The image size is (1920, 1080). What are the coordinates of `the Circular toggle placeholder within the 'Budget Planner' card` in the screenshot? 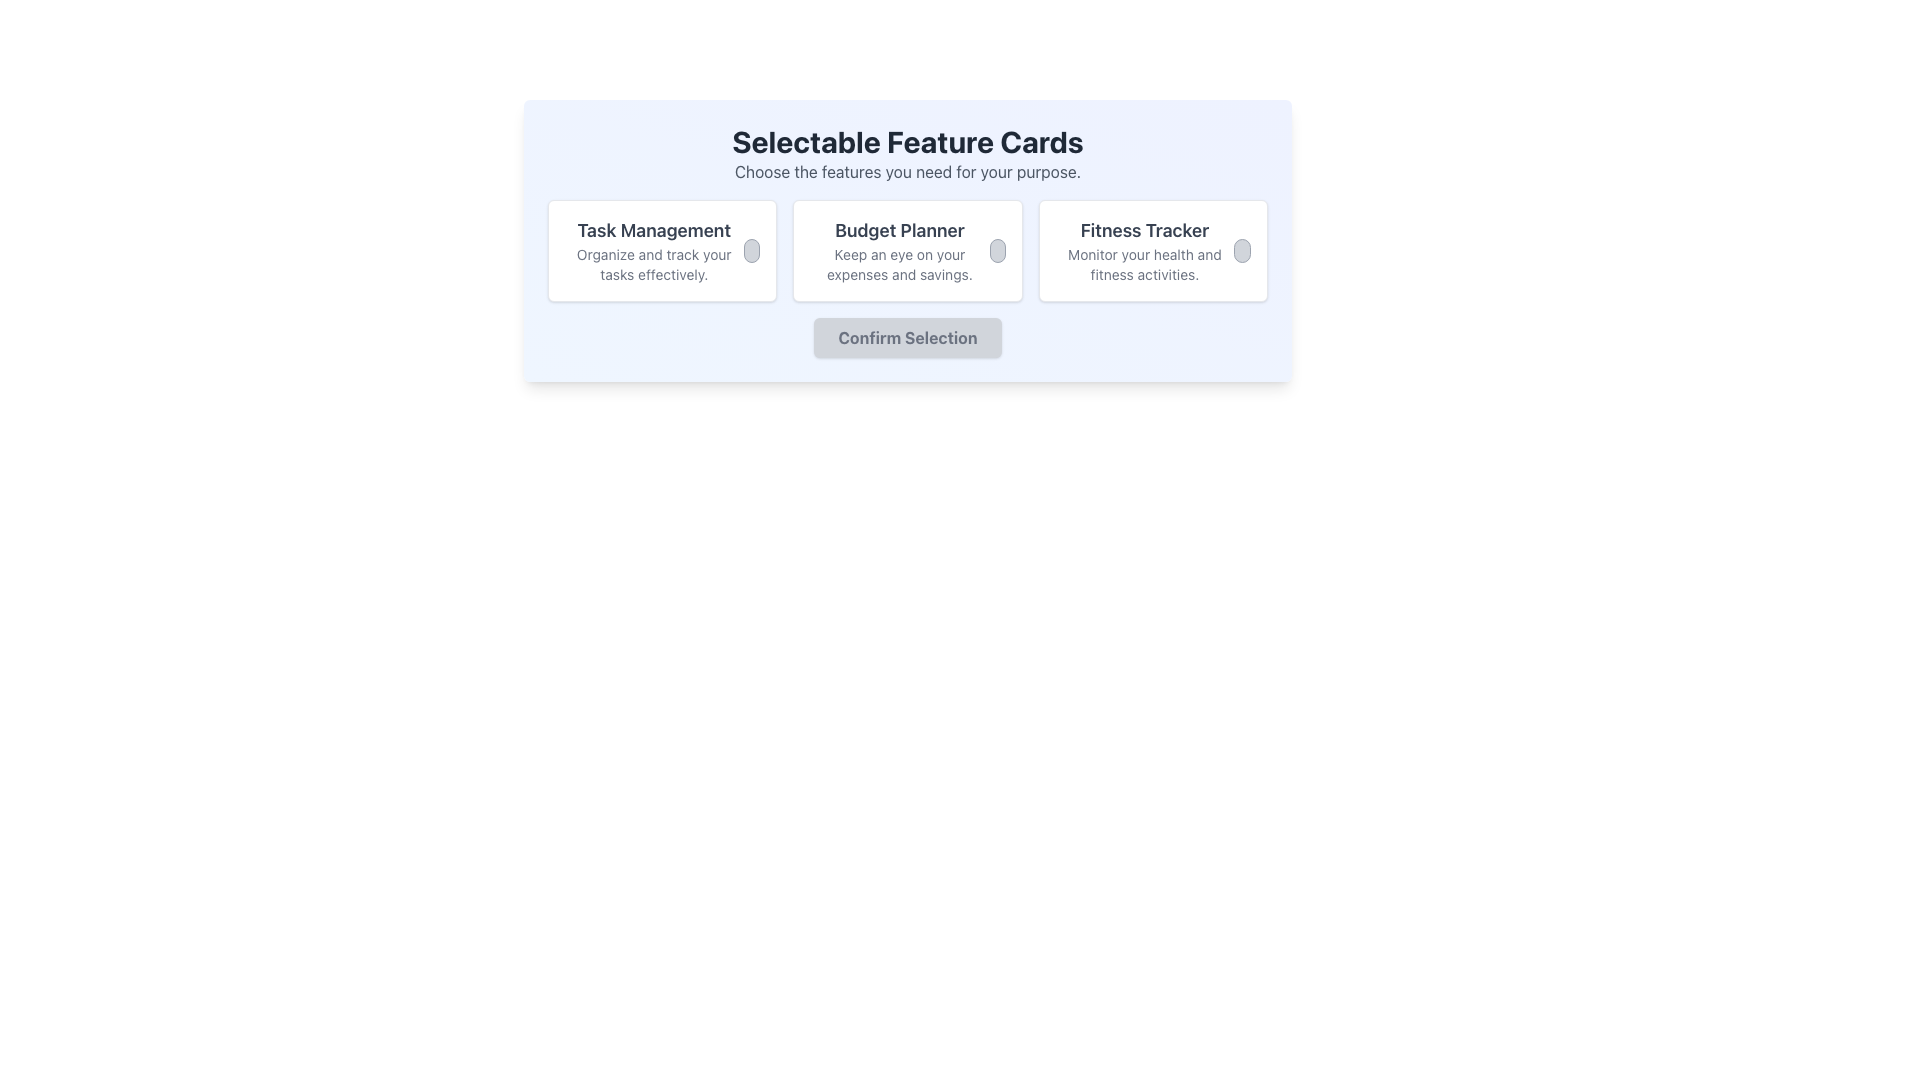 It's located at (997, 249).